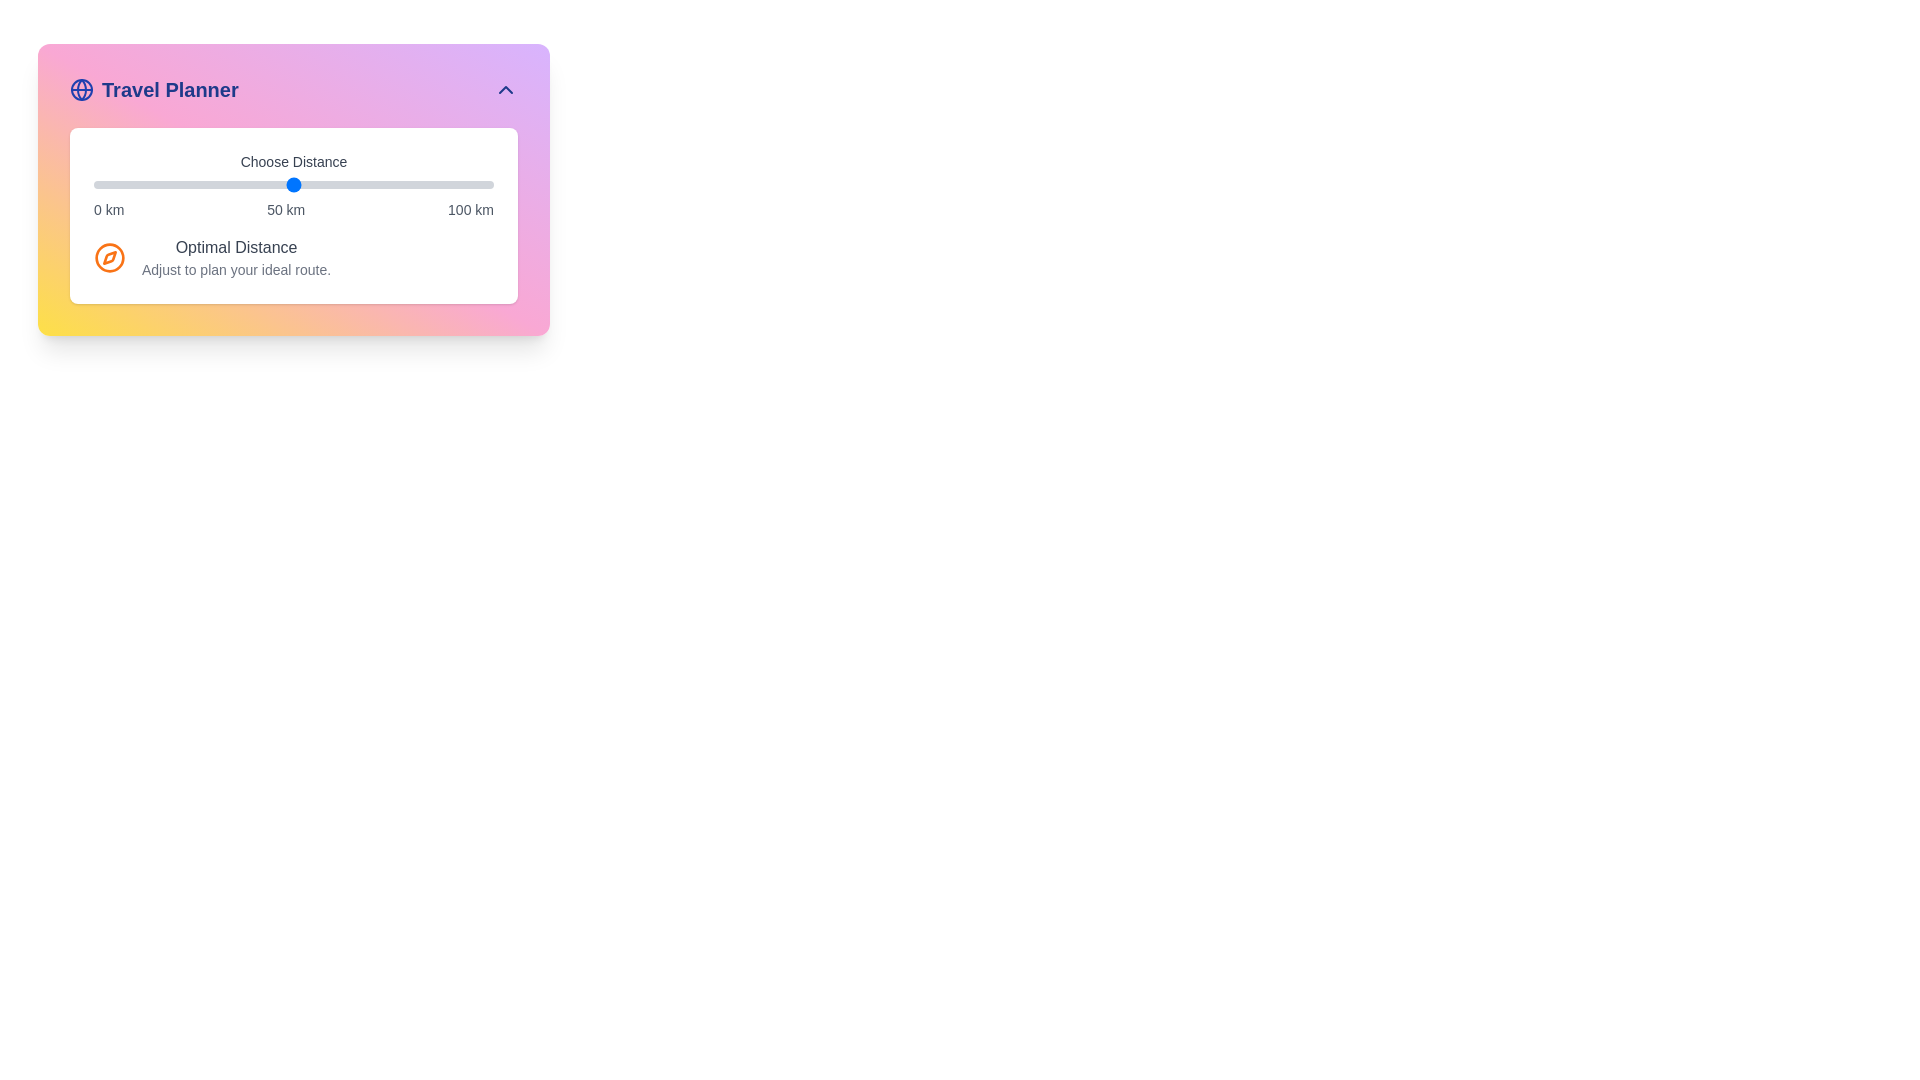  Describe the element at coordinates (408, 185) in the screenshot. I see `the distance slider` at that location.